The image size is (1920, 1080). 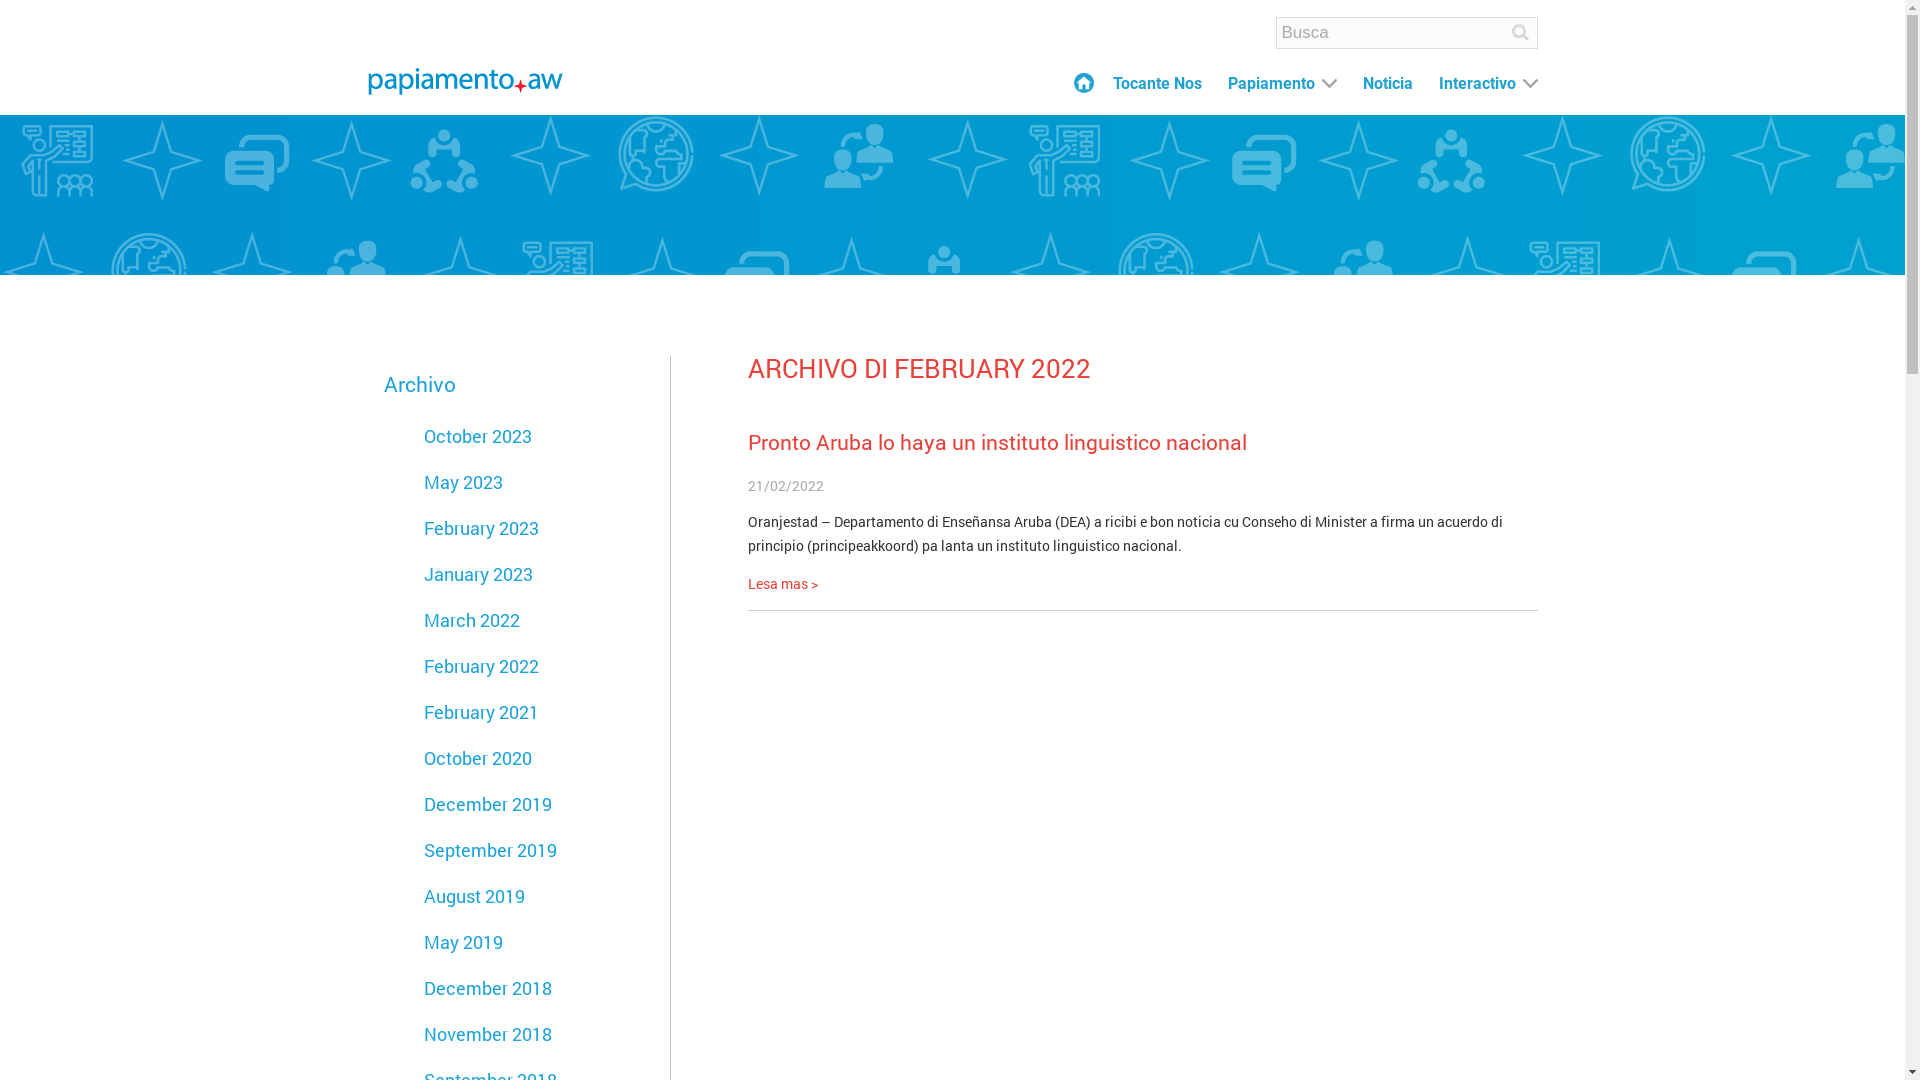 What do you see at coordinates (1386, 83) in the screenshot?
I see `'Noticia'` at bounding box center [1386, 83].